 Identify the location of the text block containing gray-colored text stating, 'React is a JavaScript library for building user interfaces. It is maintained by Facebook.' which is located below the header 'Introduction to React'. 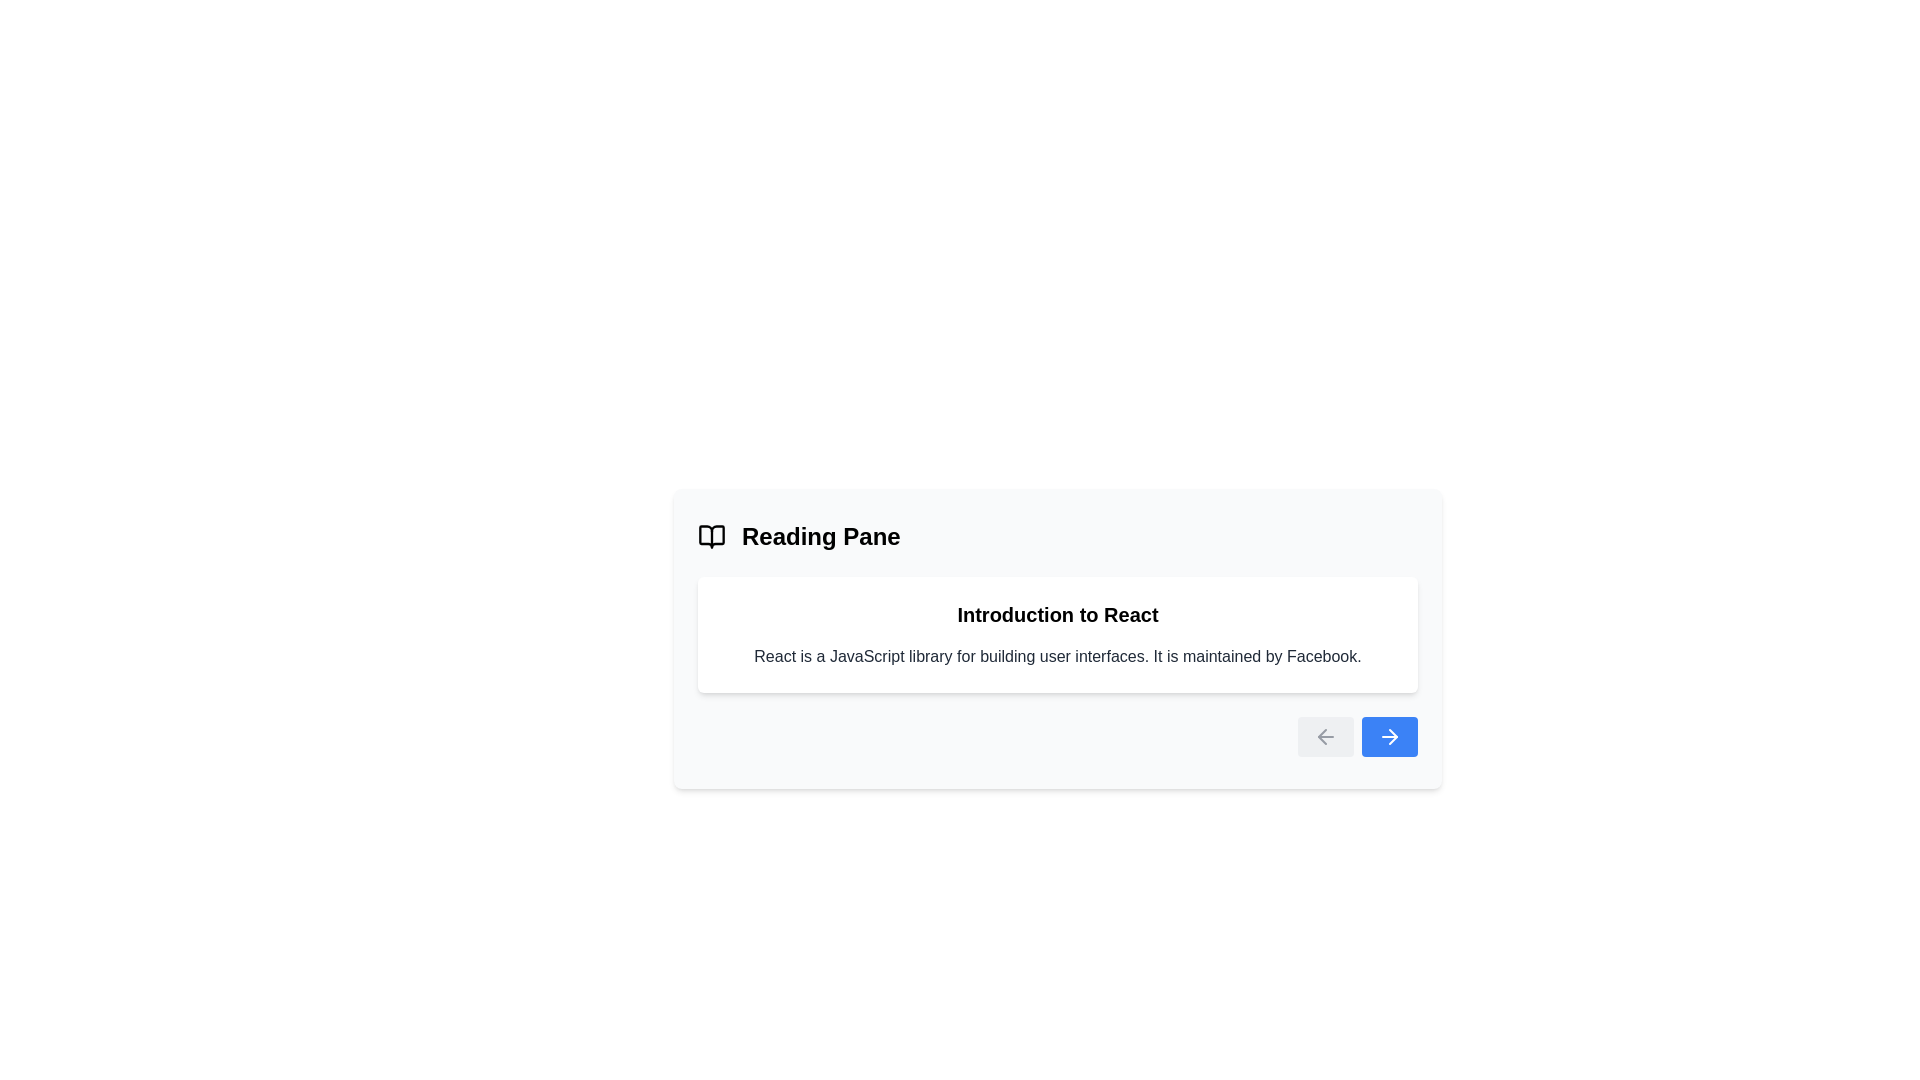
(1056, 656).